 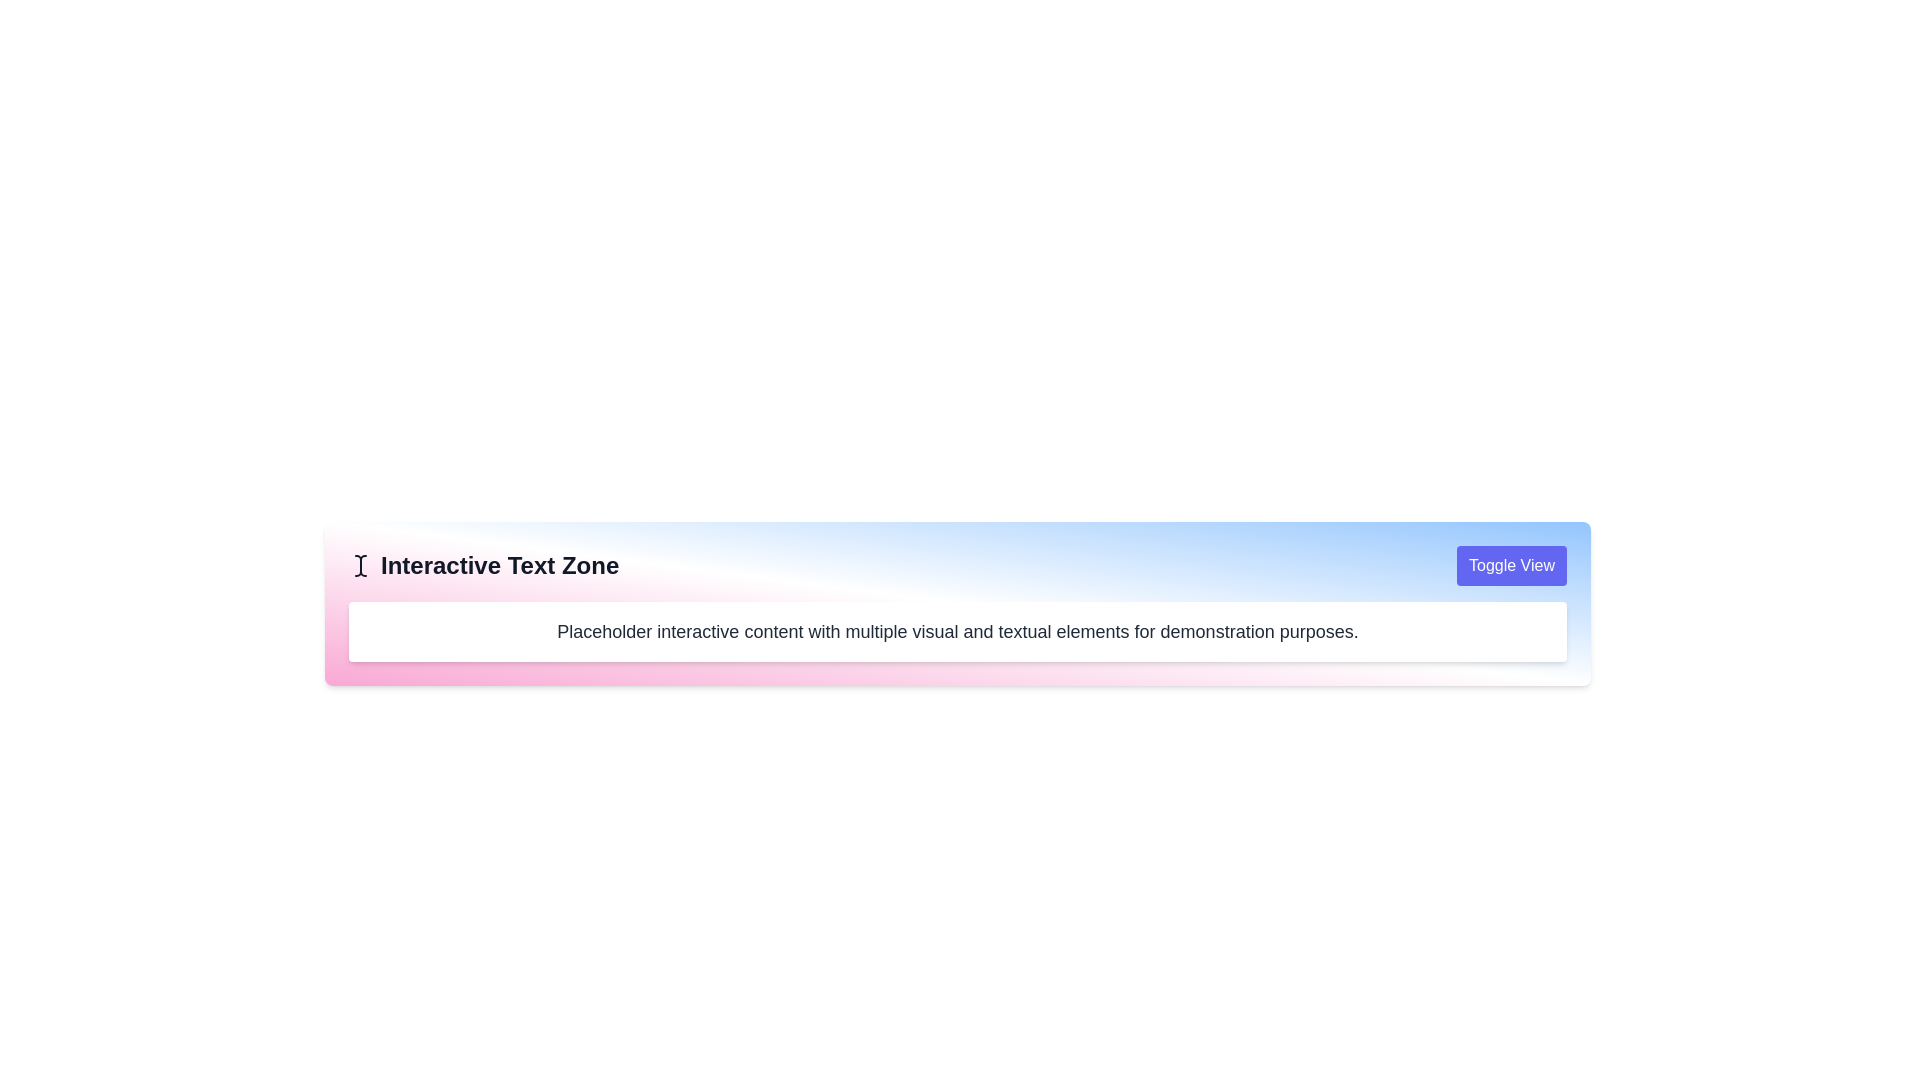 I want to click on the static informational label displaying 'Placeholder interactive content with multiple visual and textual elements for demonstration purposes.', so click(x=957, y=632).